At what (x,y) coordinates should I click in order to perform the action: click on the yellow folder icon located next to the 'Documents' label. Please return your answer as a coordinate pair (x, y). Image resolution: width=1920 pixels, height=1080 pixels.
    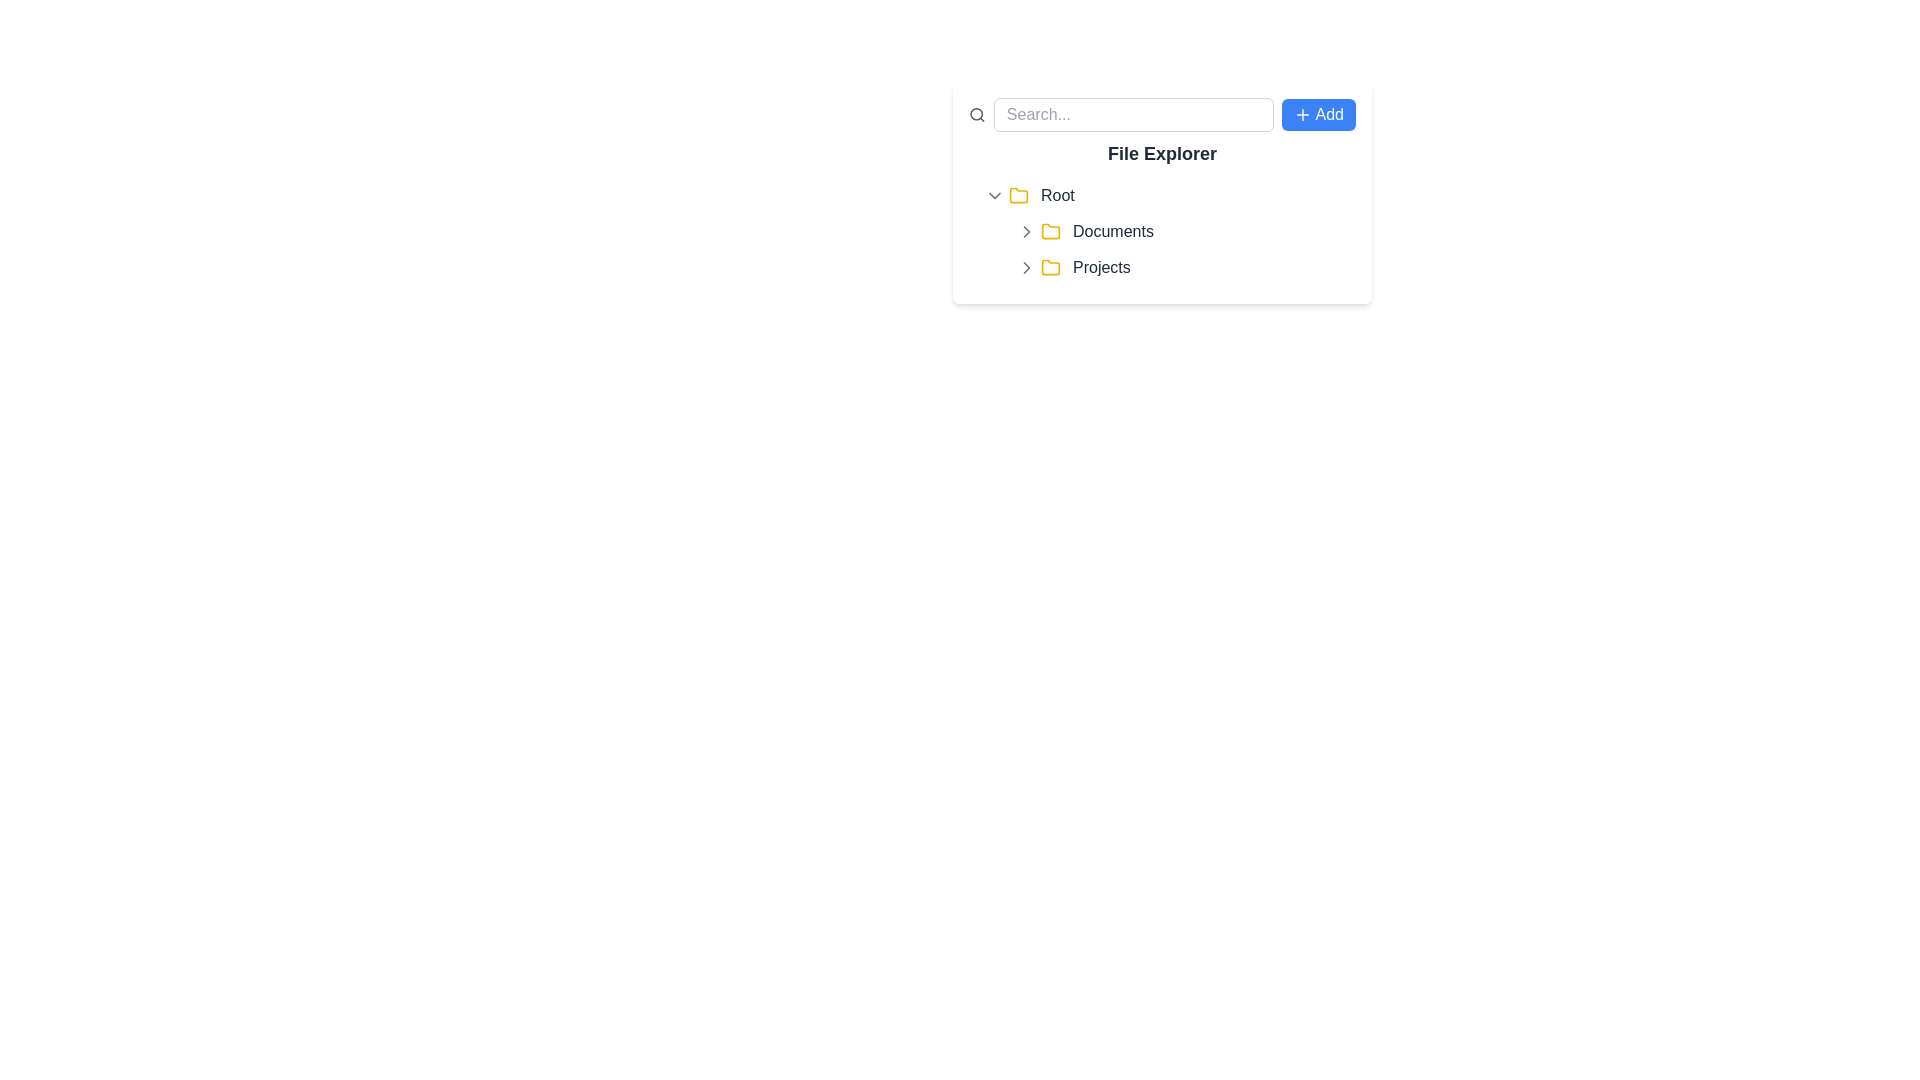
    Looking at the image, I should click on (1050, 230).